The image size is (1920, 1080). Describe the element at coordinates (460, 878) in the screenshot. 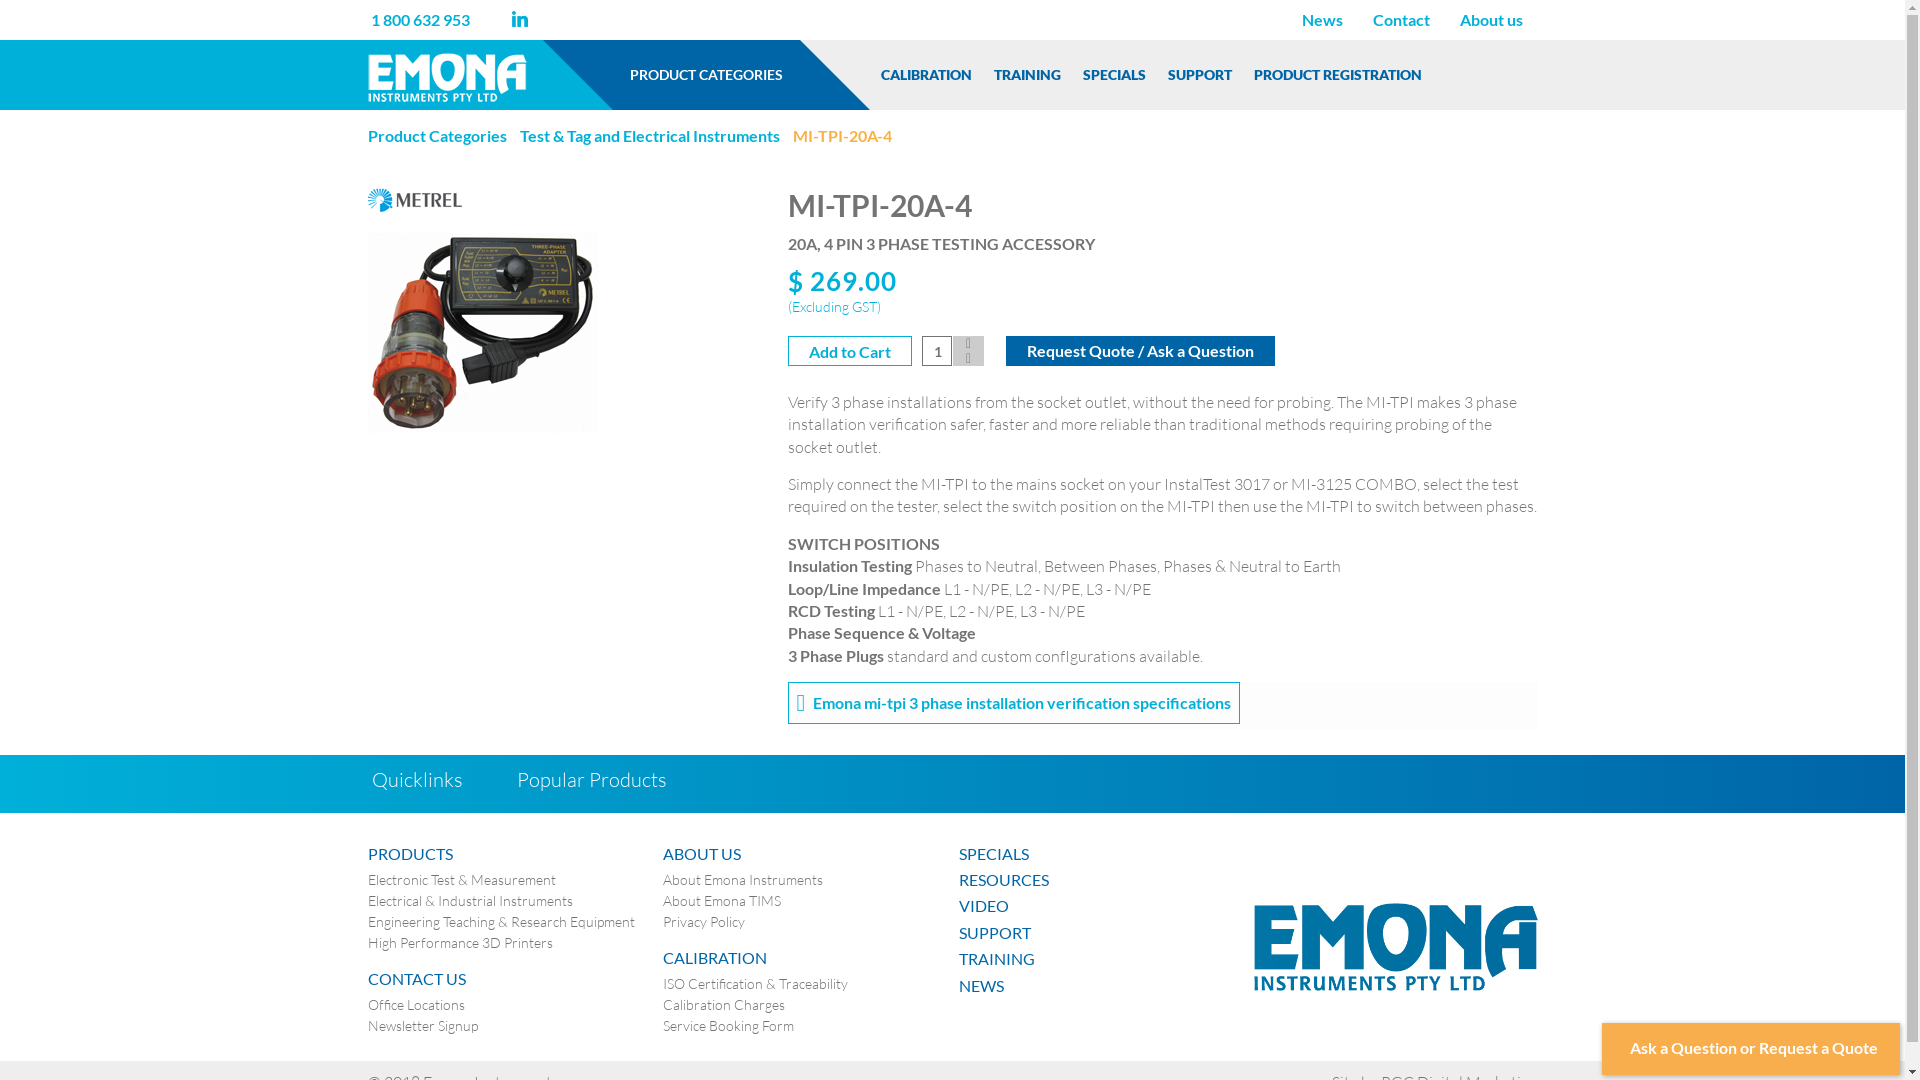

I see `'Electronic Test & Measurement'` at that location.